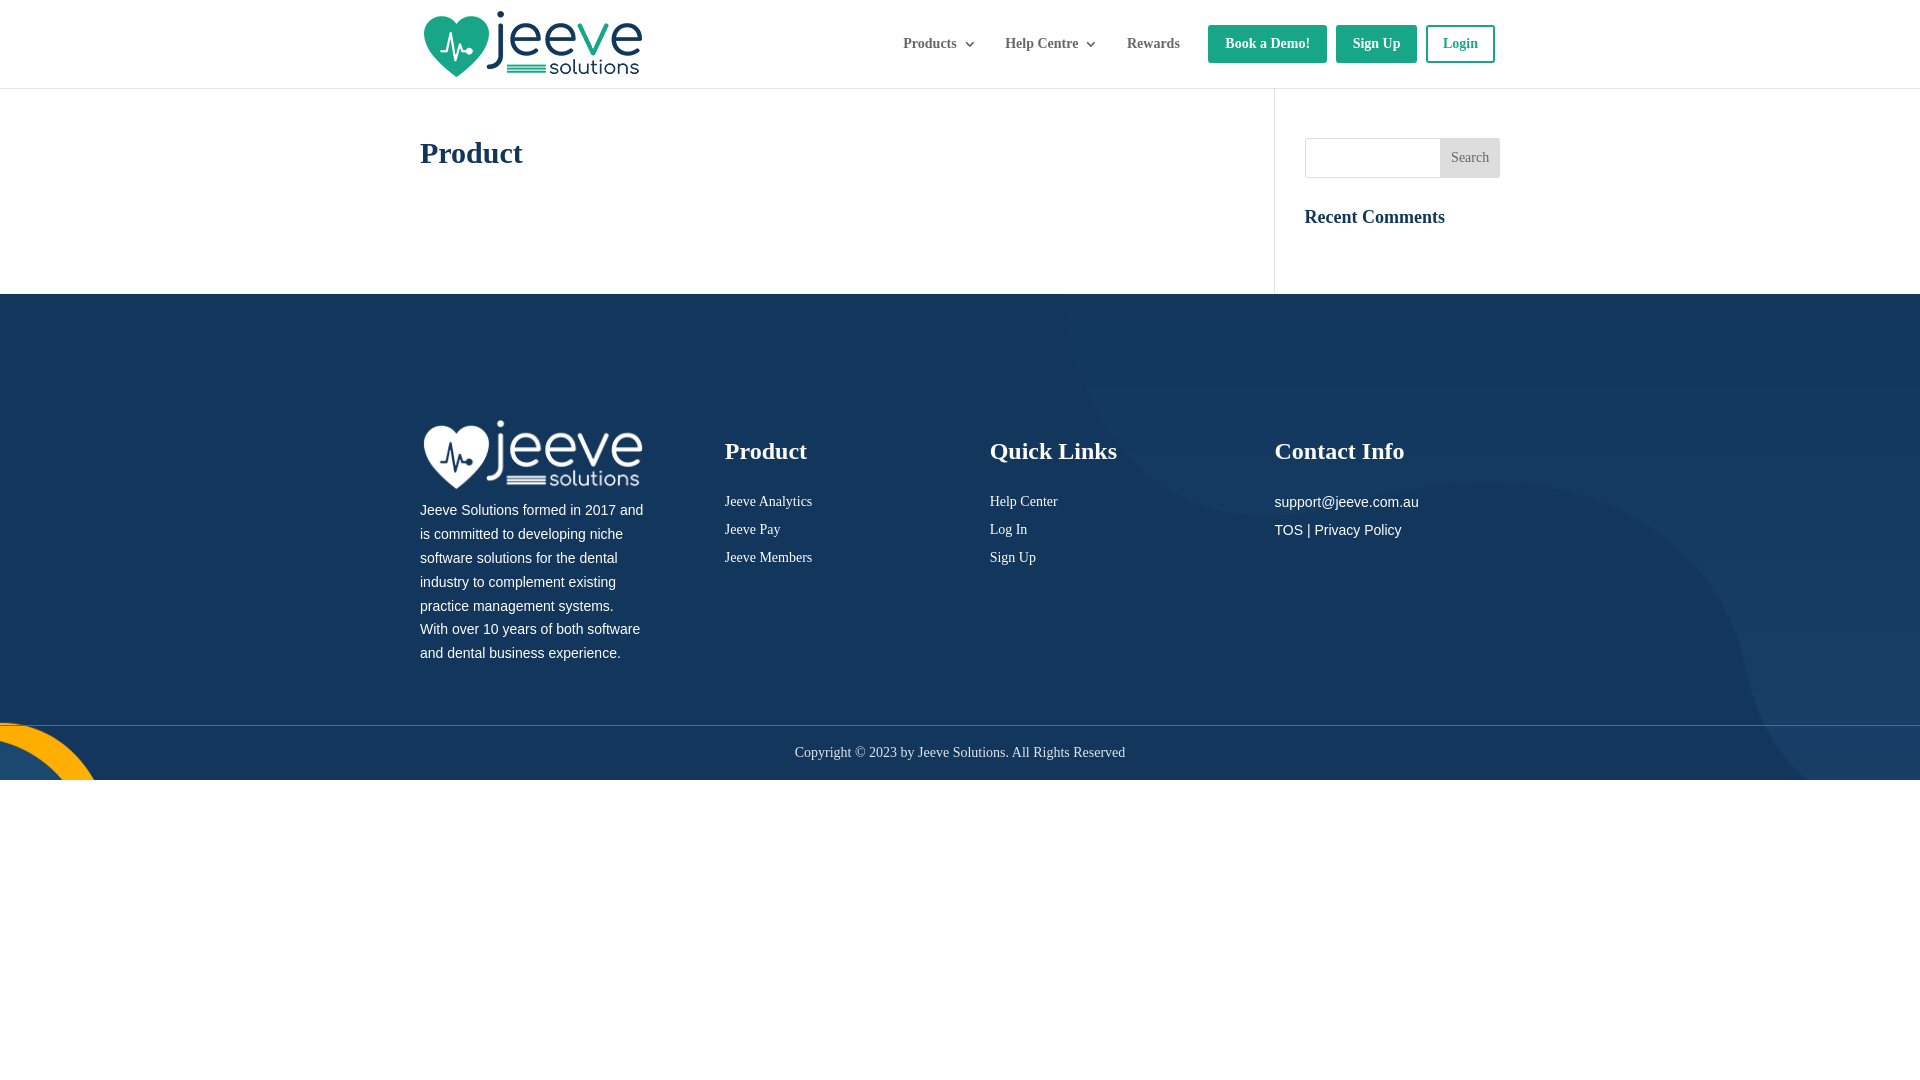 This screenshot has height=1080, width=1920. Describe the element at coordinates (989, 43) in the screenshot. I see `'Help Centre'` at that location.